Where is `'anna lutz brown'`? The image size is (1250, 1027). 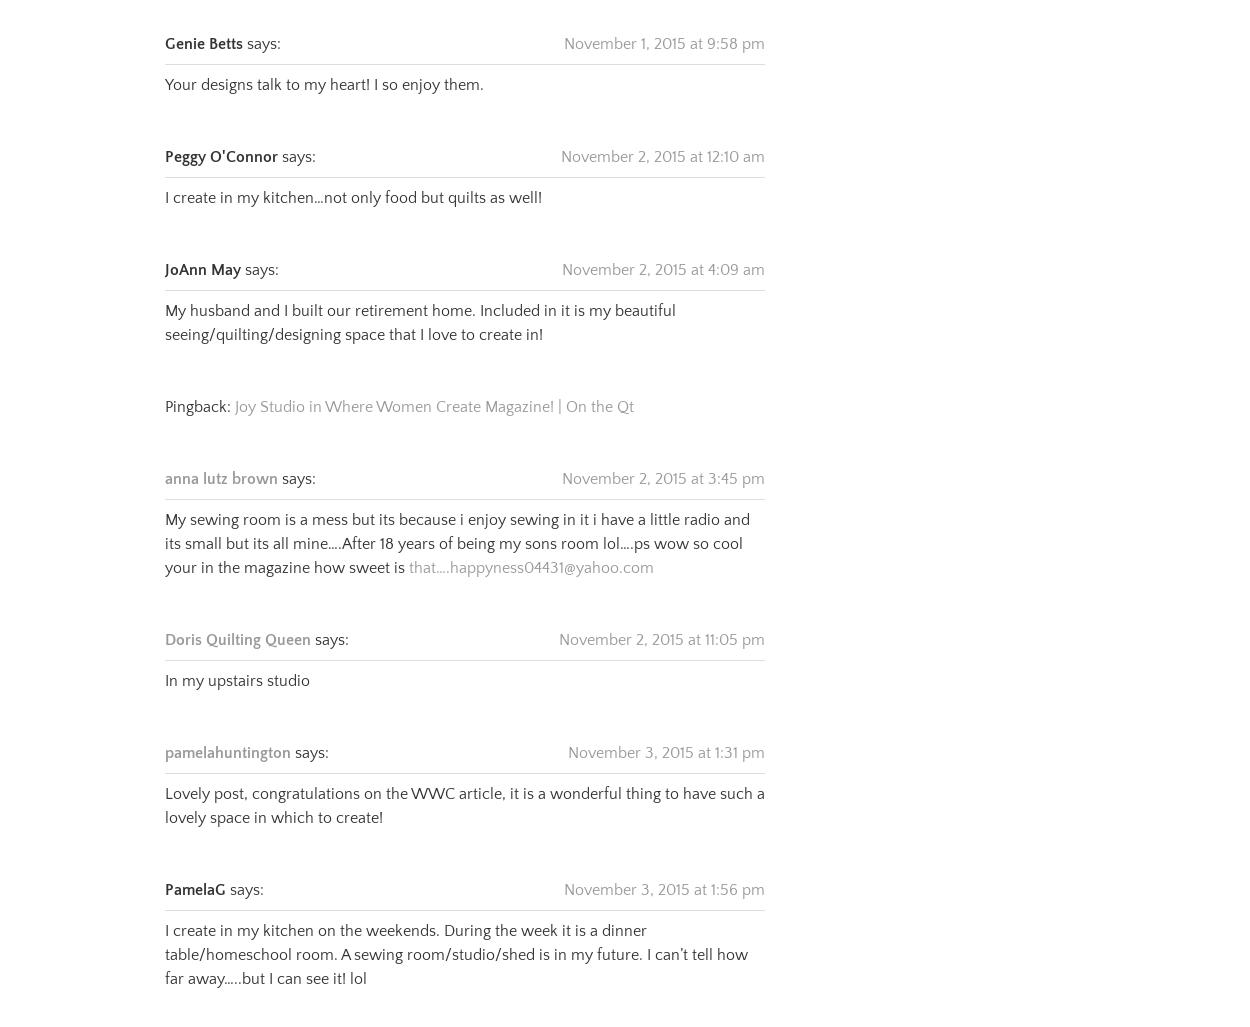 'anna lutz brown' is located at coordinates (220, 453).